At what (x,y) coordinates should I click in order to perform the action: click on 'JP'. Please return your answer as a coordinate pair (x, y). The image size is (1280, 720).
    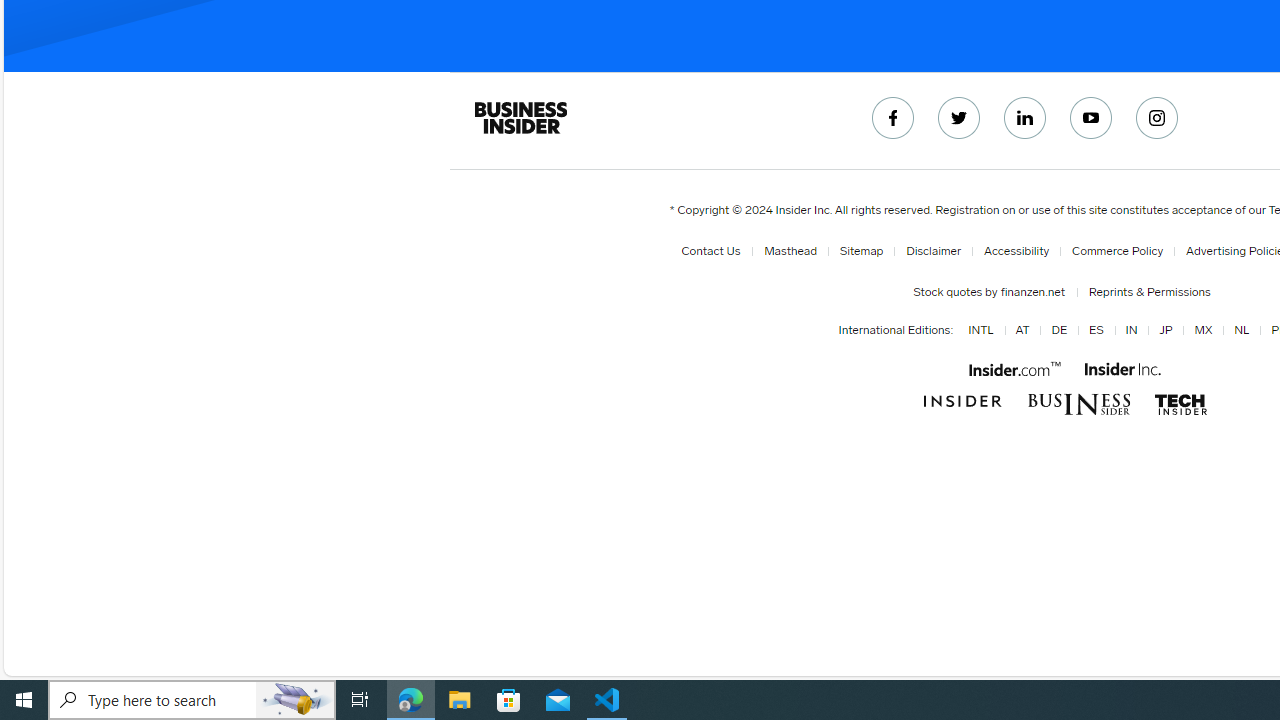
    Looking at the image, I should click on (1165, 330).